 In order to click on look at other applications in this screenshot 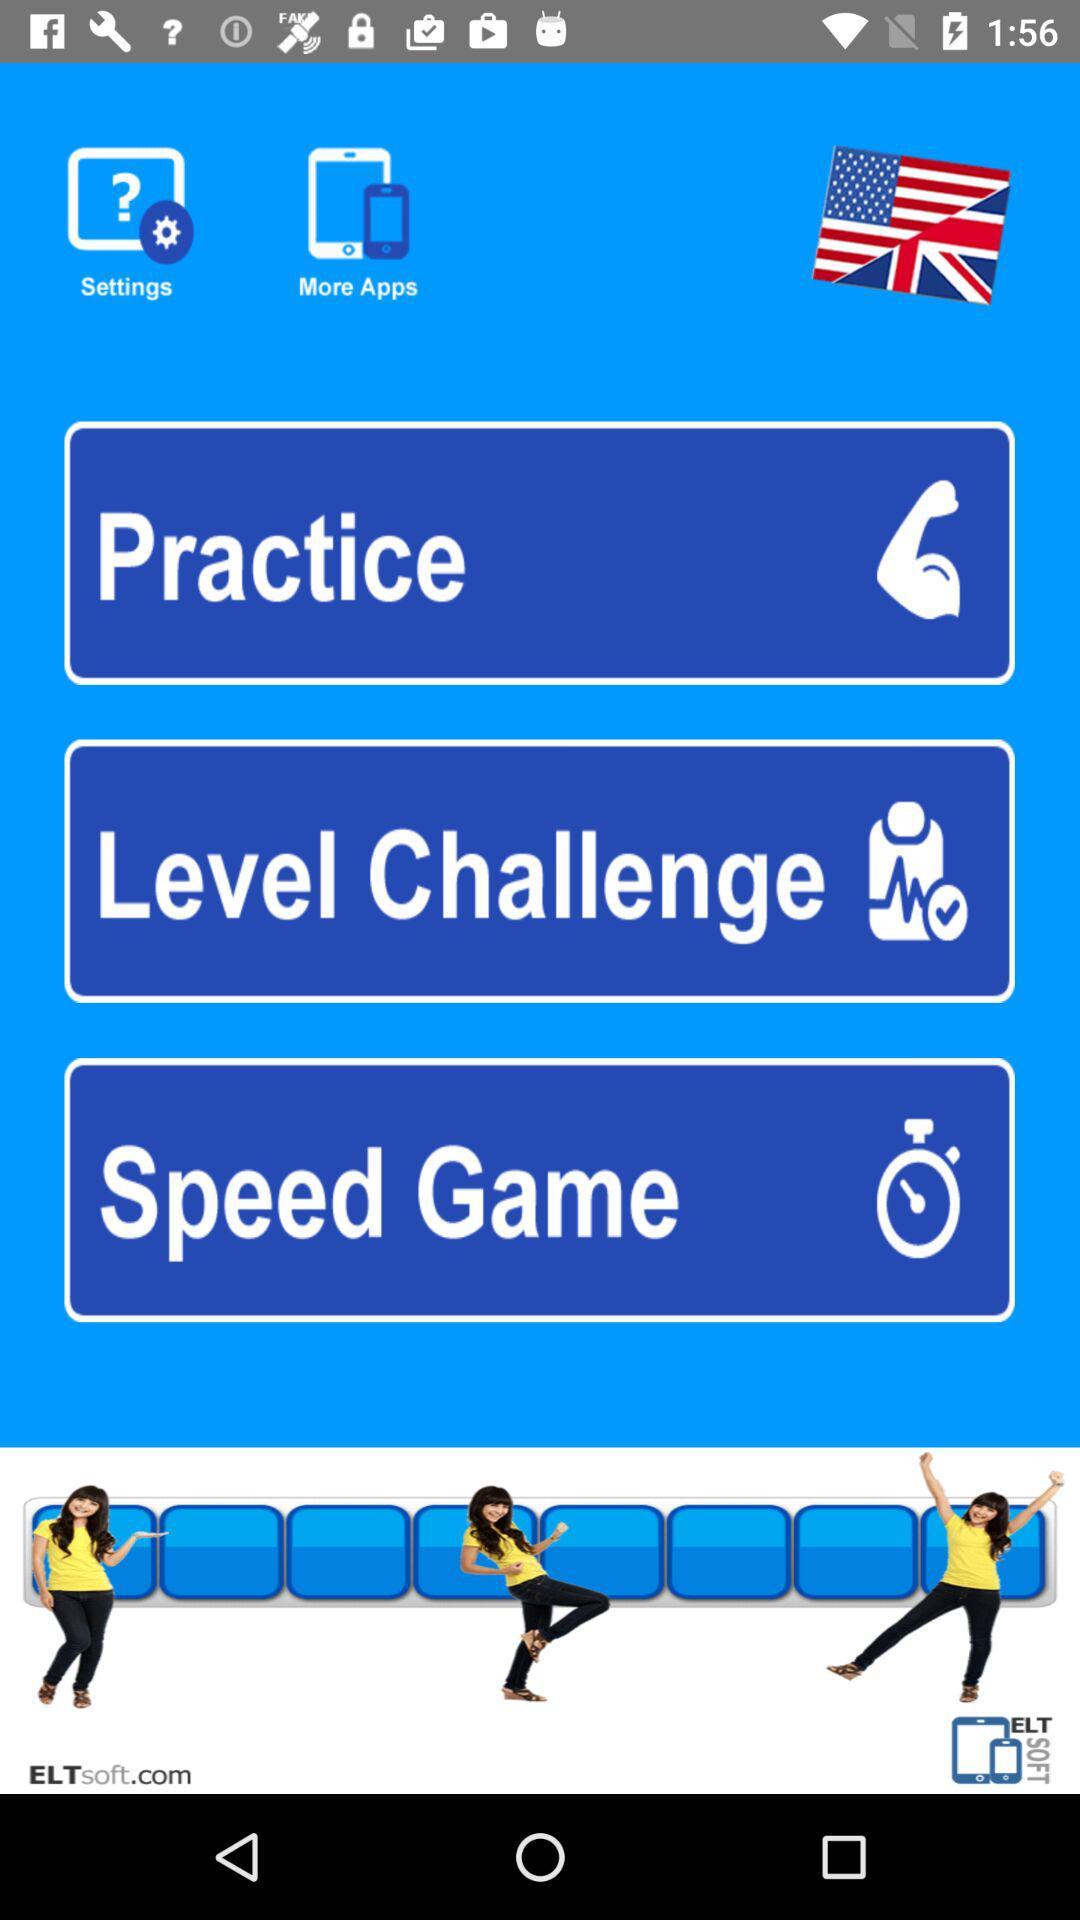, I will do `click(357, 225)`.